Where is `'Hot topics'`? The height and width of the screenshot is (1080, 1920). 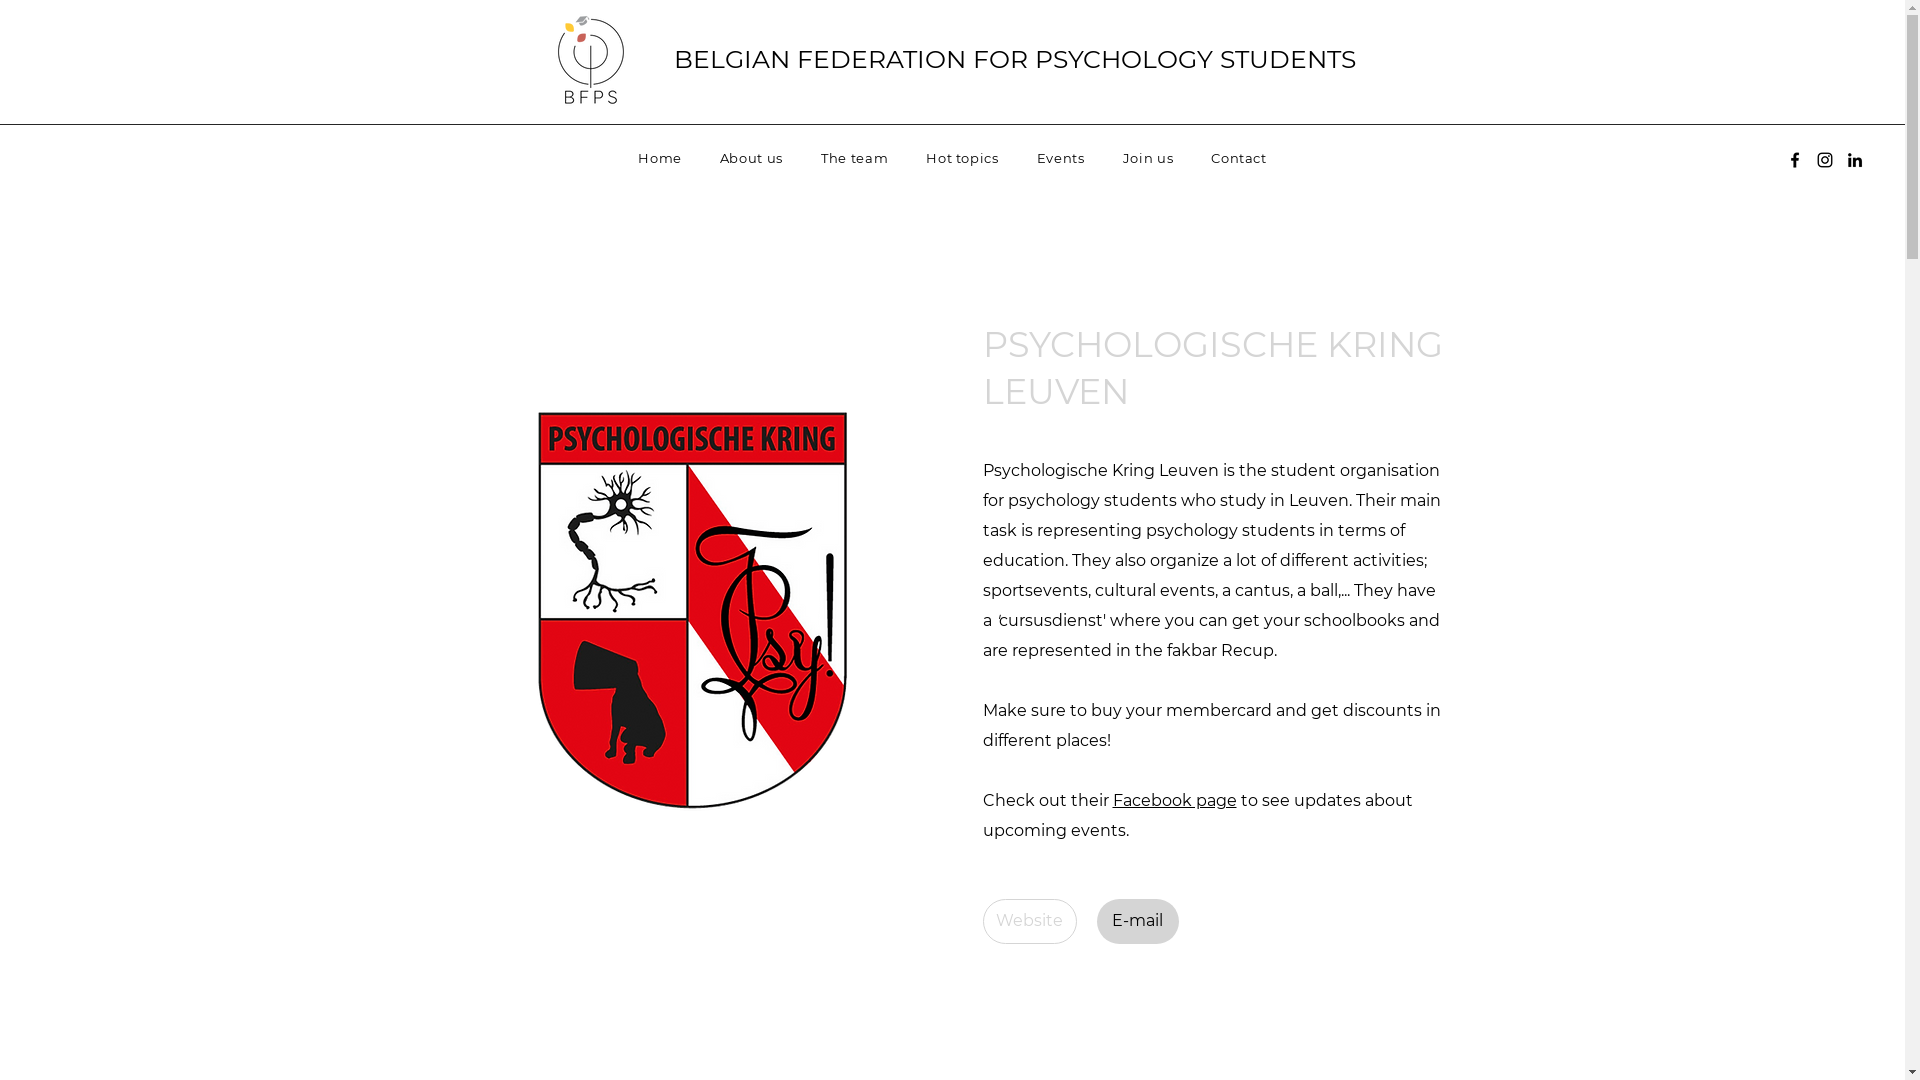 'Hot topics' is located at coordinates (910, 157).